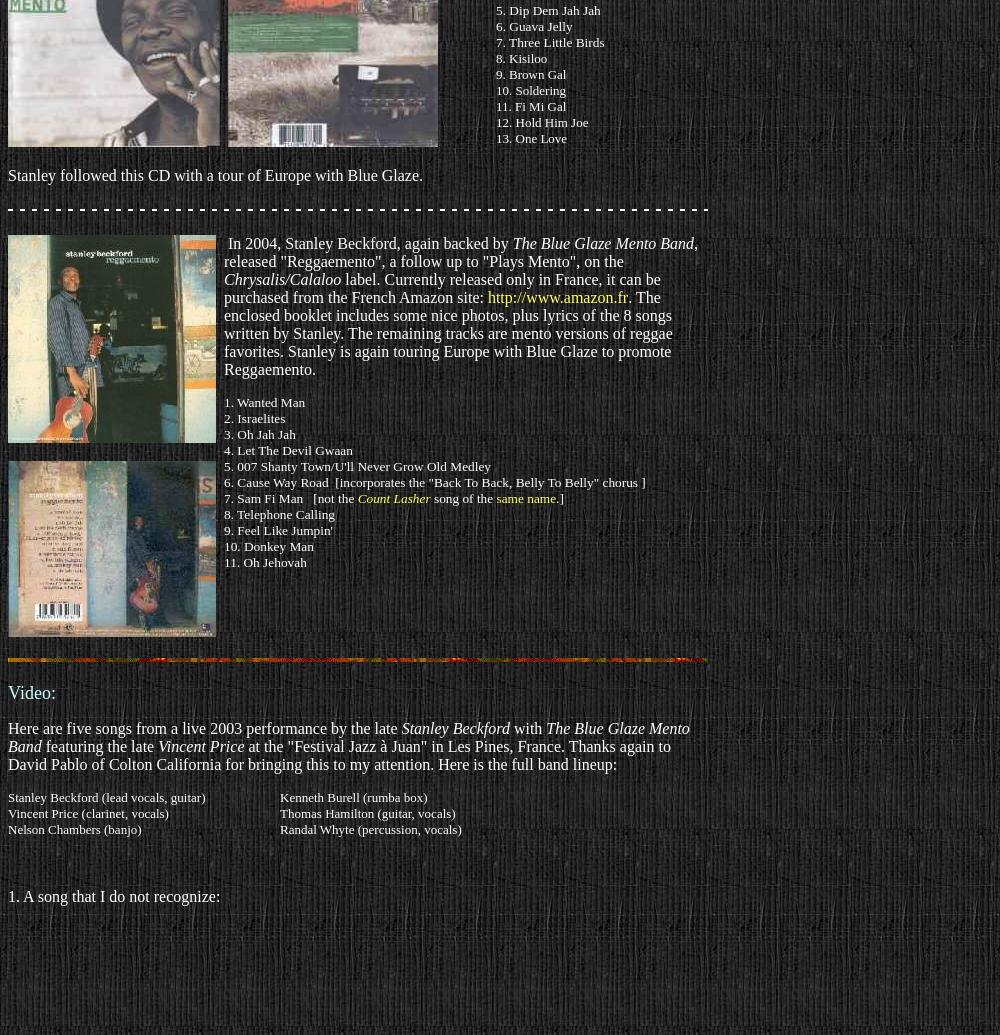 This screenshot has width=1000, height=1035. Describe the element at coordinates (529, 727) in the screenshot. I see `'with'` at that location.